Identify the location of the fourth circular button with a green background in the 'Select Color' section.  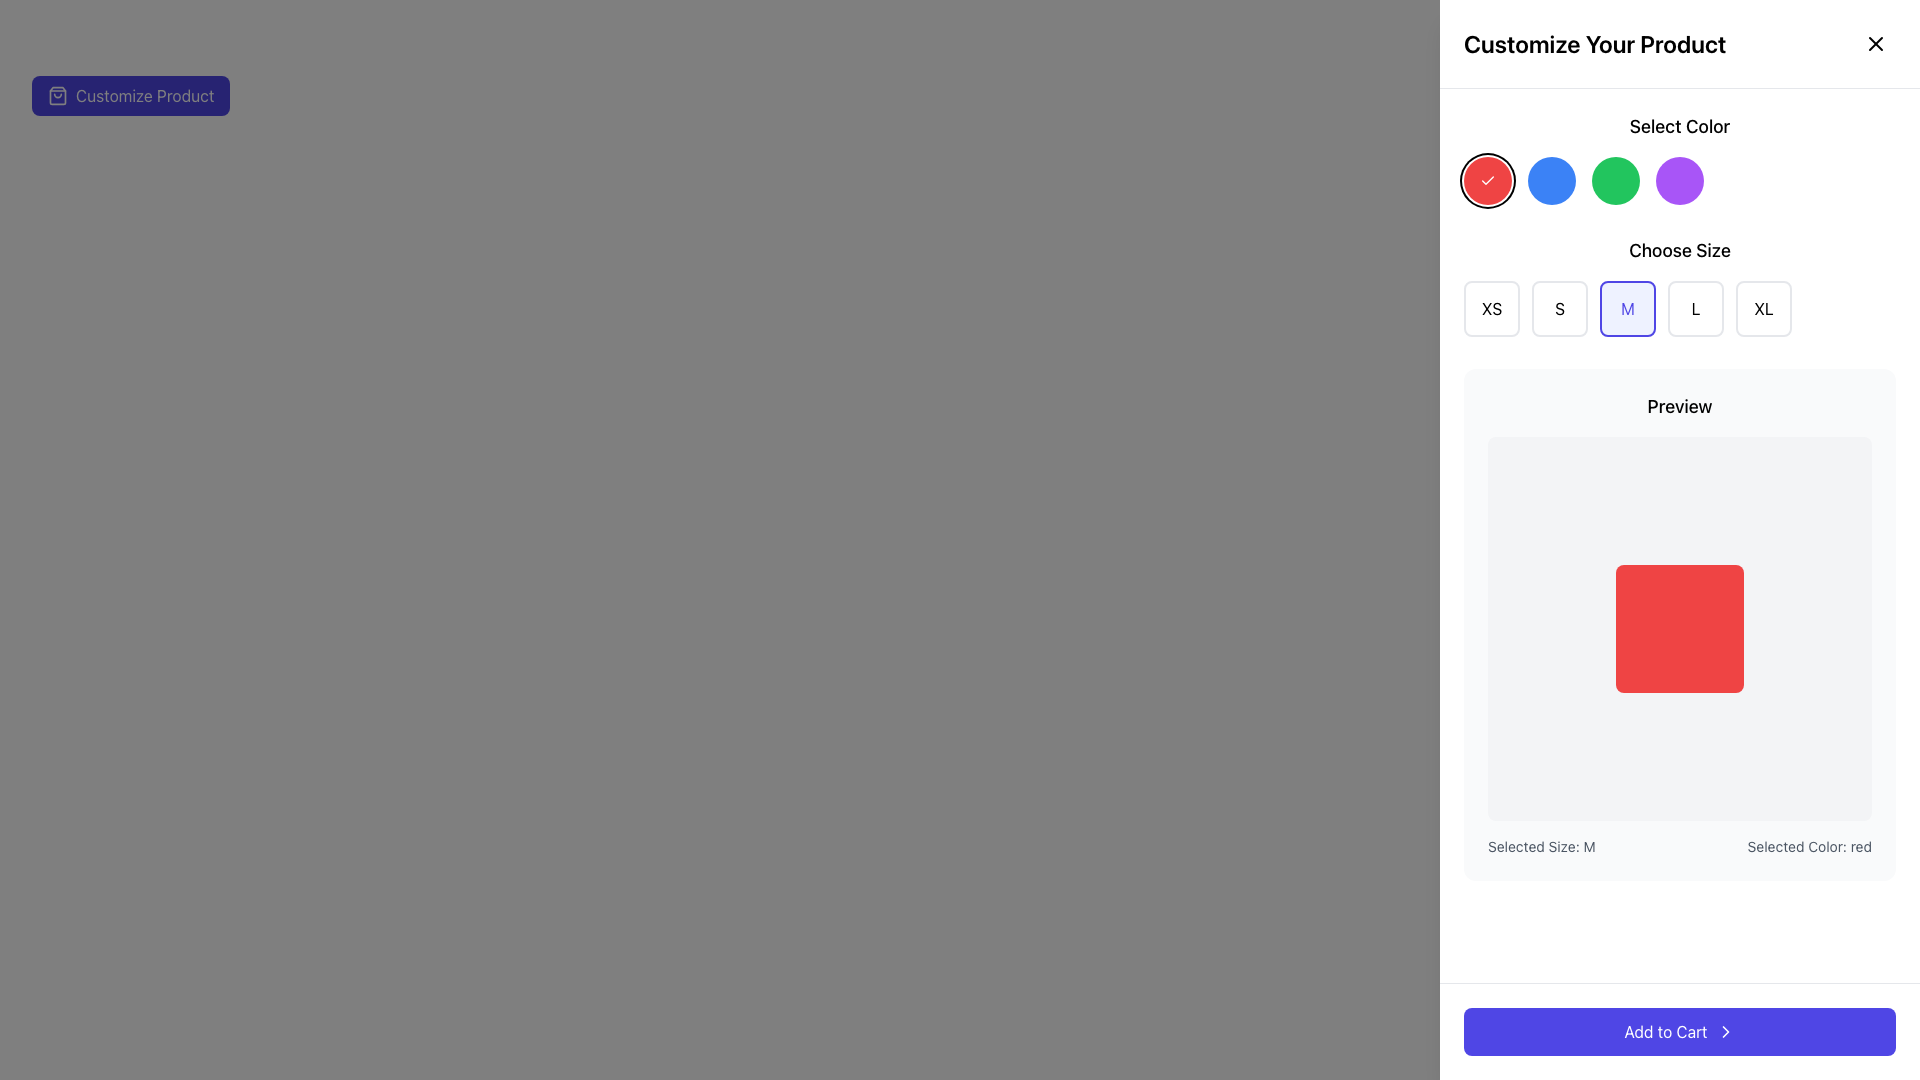
(1616, 181).